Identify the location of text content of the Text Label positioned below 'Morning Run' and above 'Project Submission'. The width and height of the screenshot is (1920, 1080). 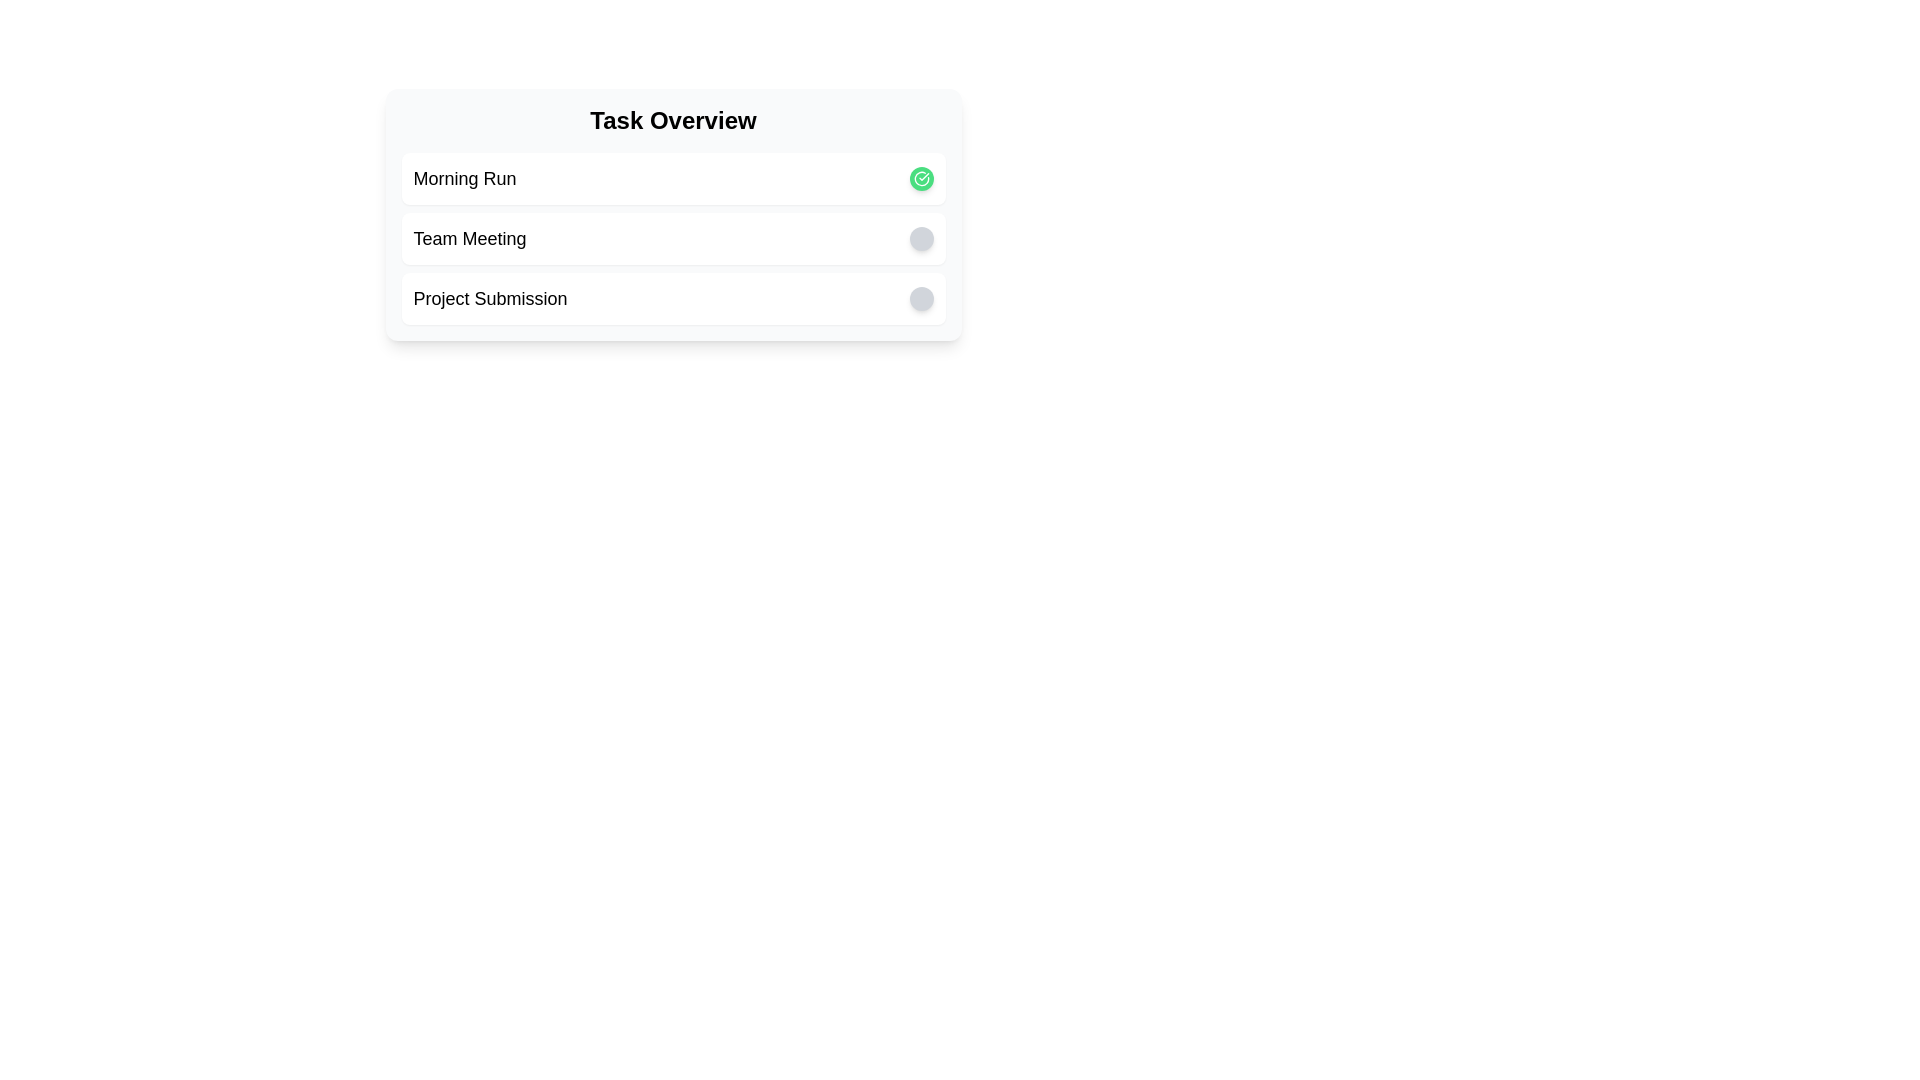
(469, 238).